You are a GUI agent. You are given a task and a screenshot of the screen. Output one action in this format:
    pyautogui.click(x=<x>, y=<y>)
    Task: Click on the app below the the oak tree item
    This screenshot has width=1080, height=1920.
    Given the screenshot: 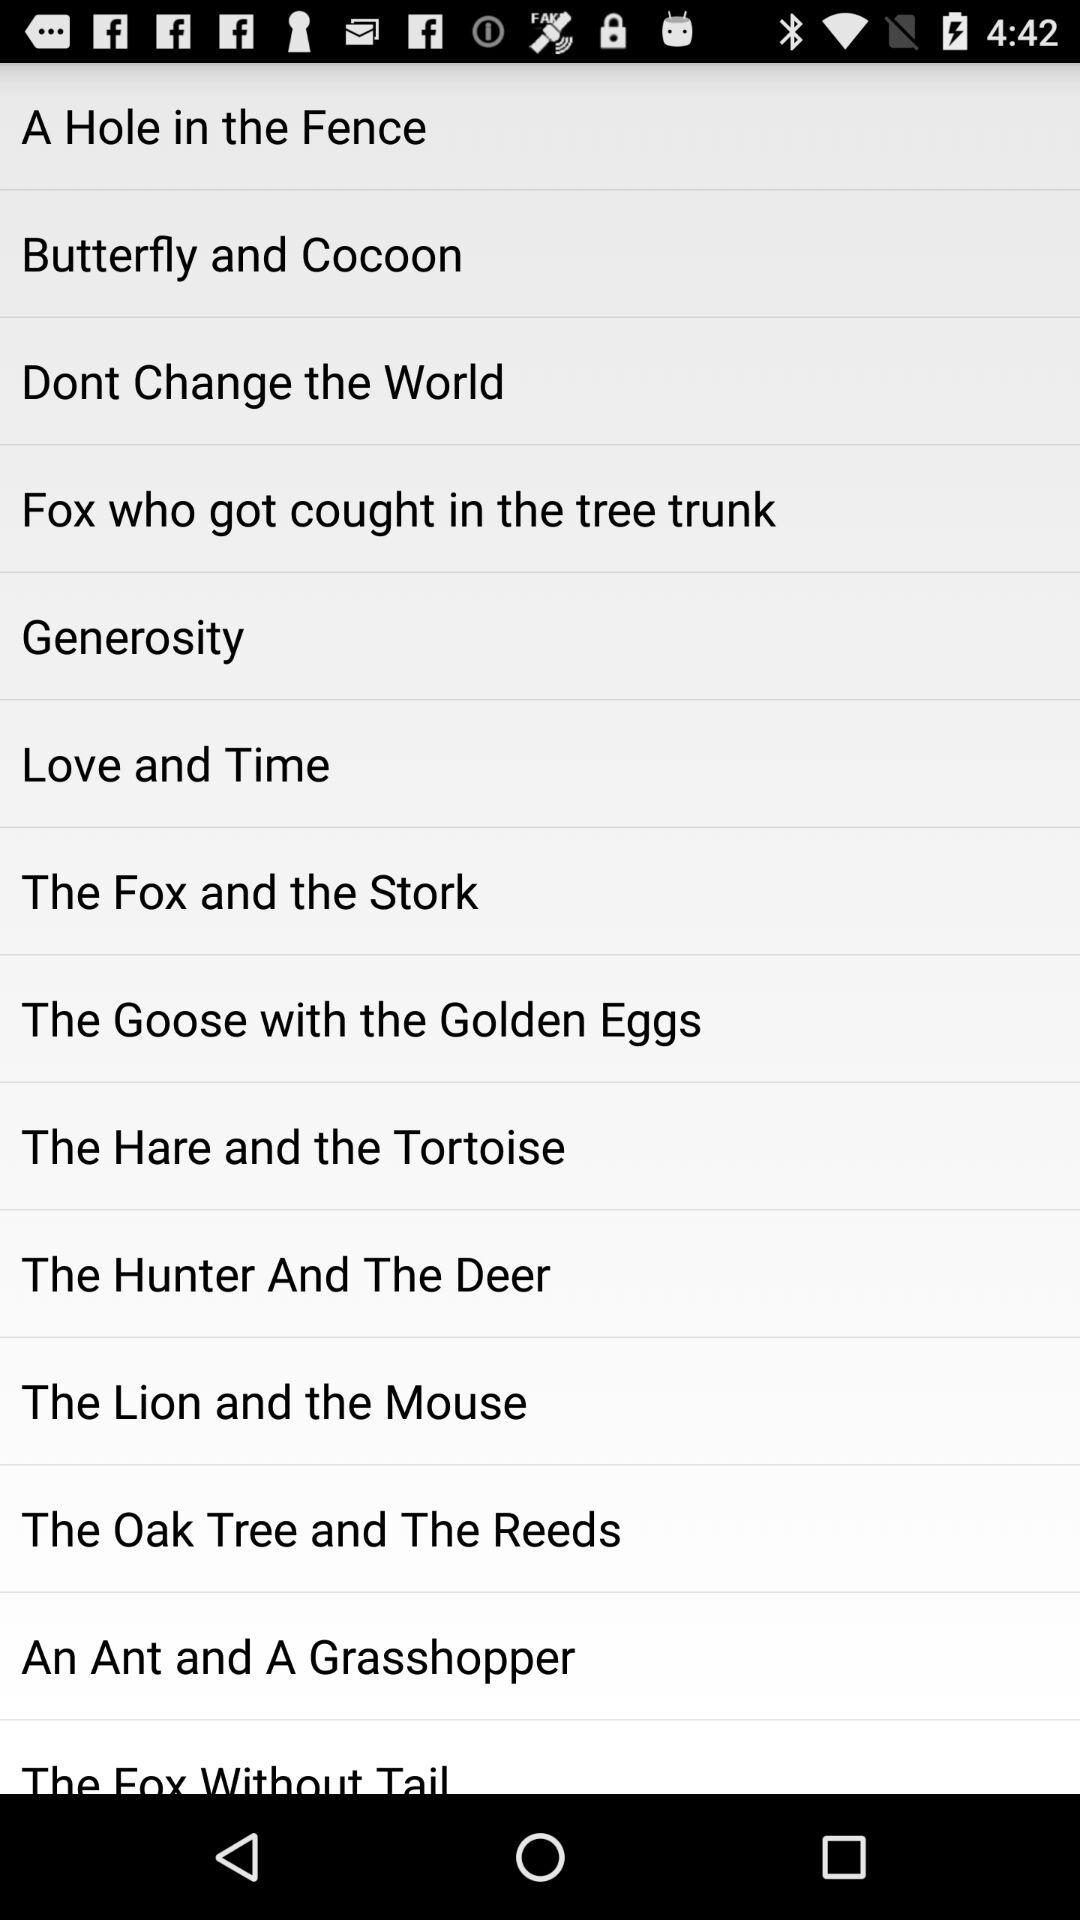 What is the action you would take?
    pyautogui.click(x=540, y=1656)
    